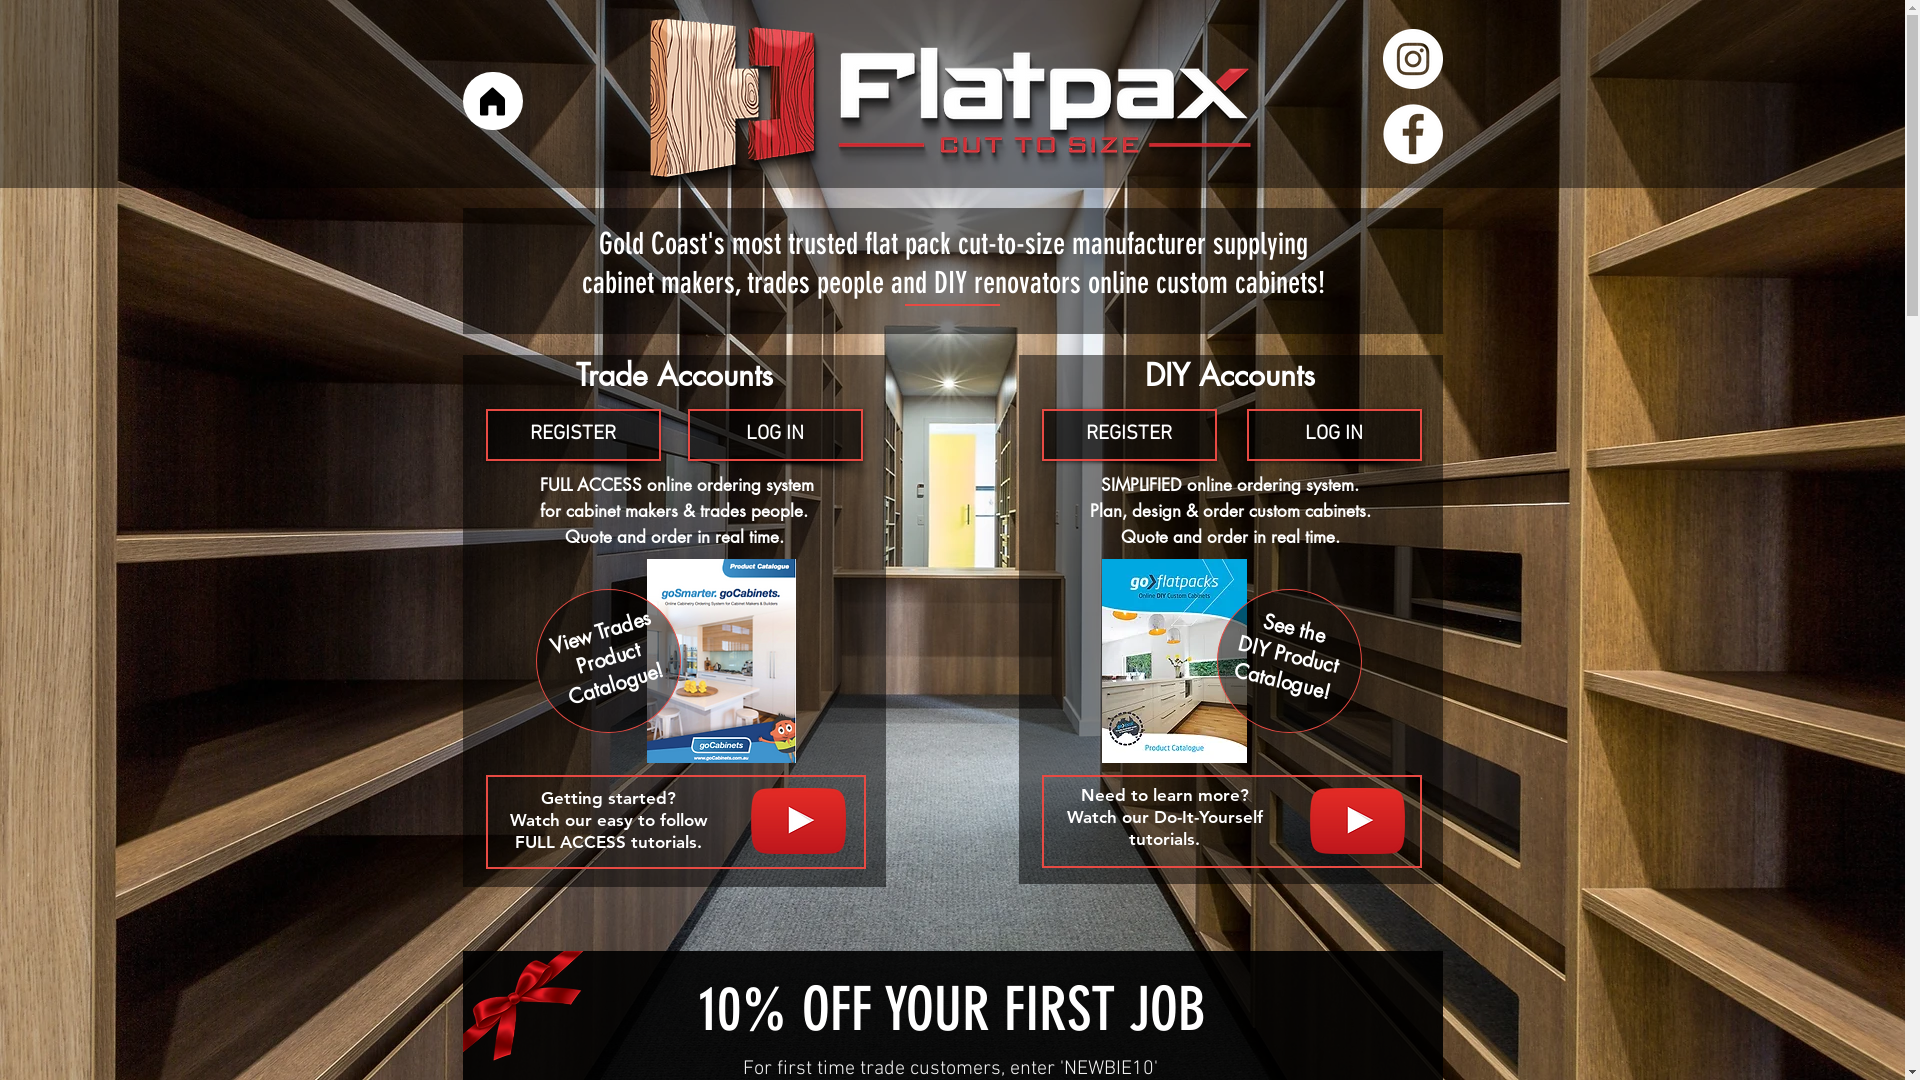 The height and width of the screenshot is (1080, 1920). I want to click on 'REGISTER', so click(1040, 434).